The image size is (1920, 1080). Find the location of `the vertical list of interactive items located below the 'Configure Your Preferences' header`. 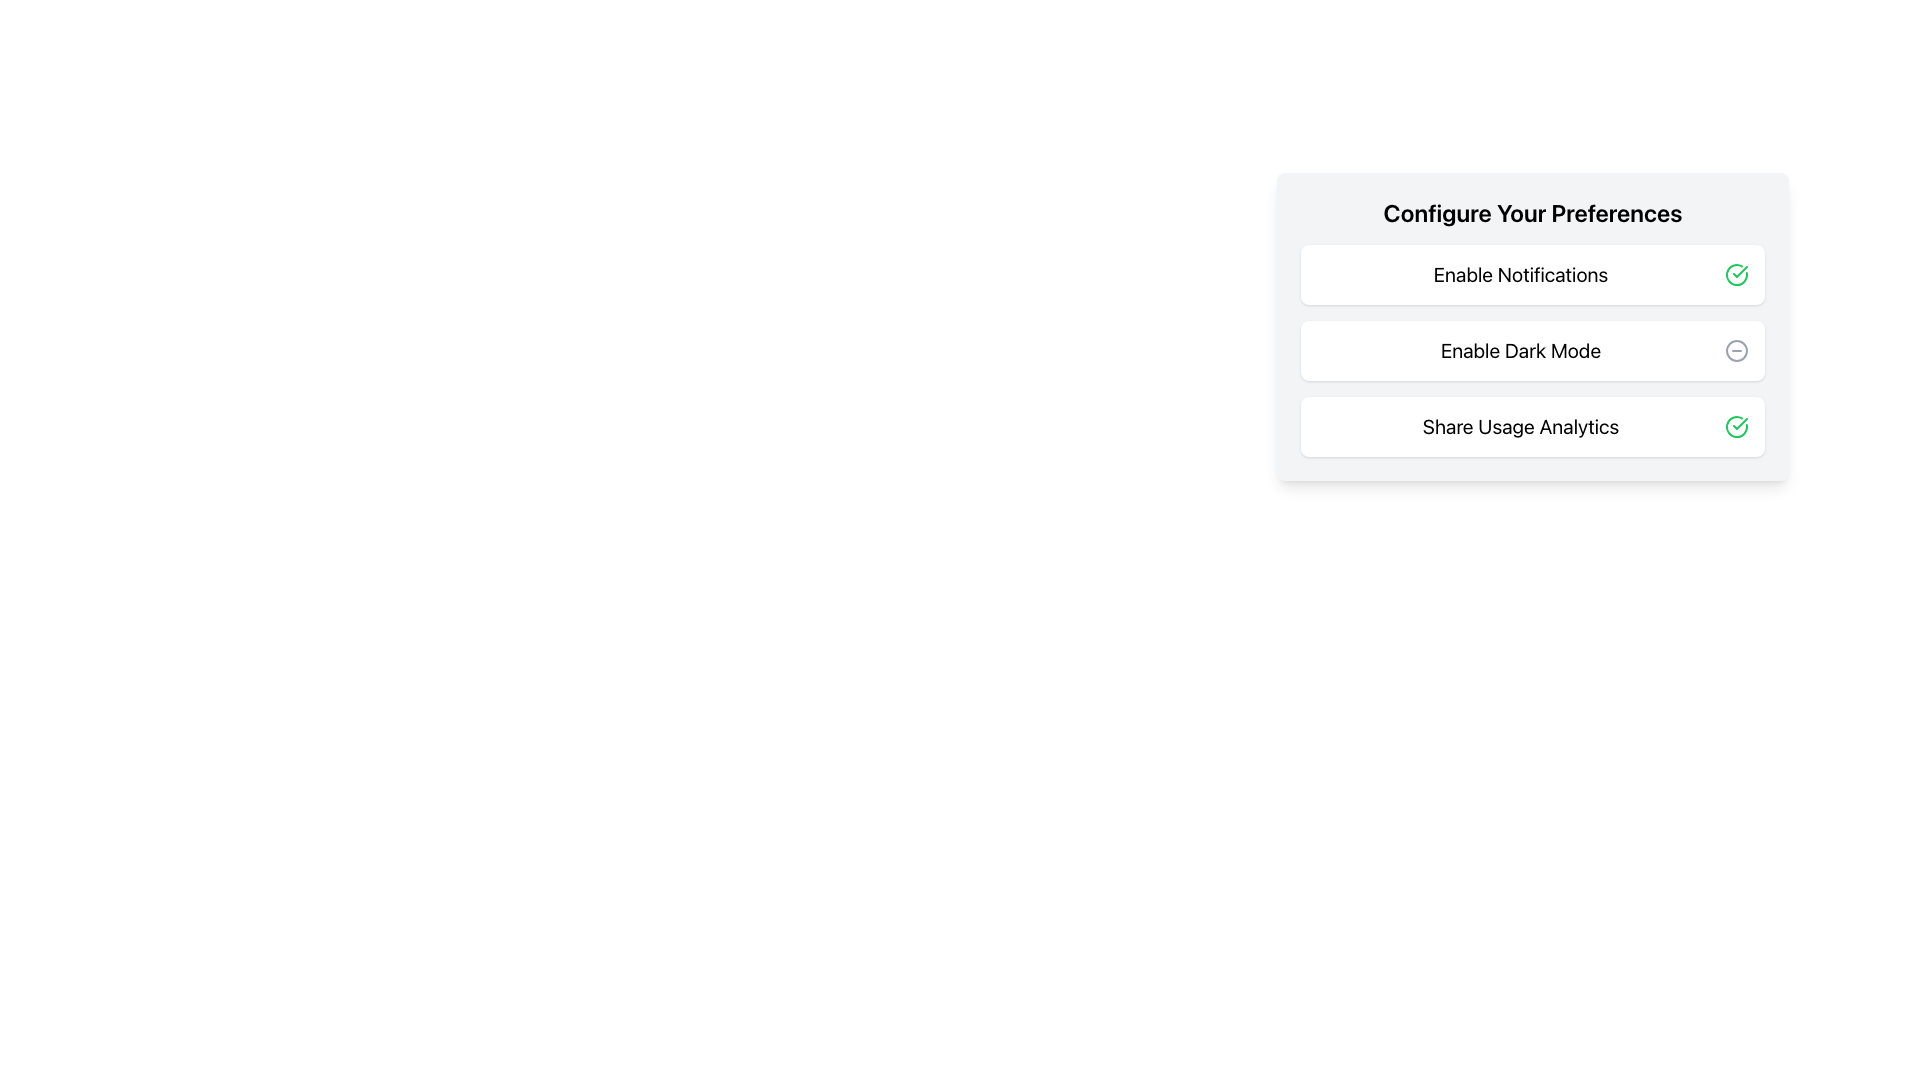

the vertical list of interactive items located below the 'Configure Your Preferences' header is located at coordinates (1531, 350).